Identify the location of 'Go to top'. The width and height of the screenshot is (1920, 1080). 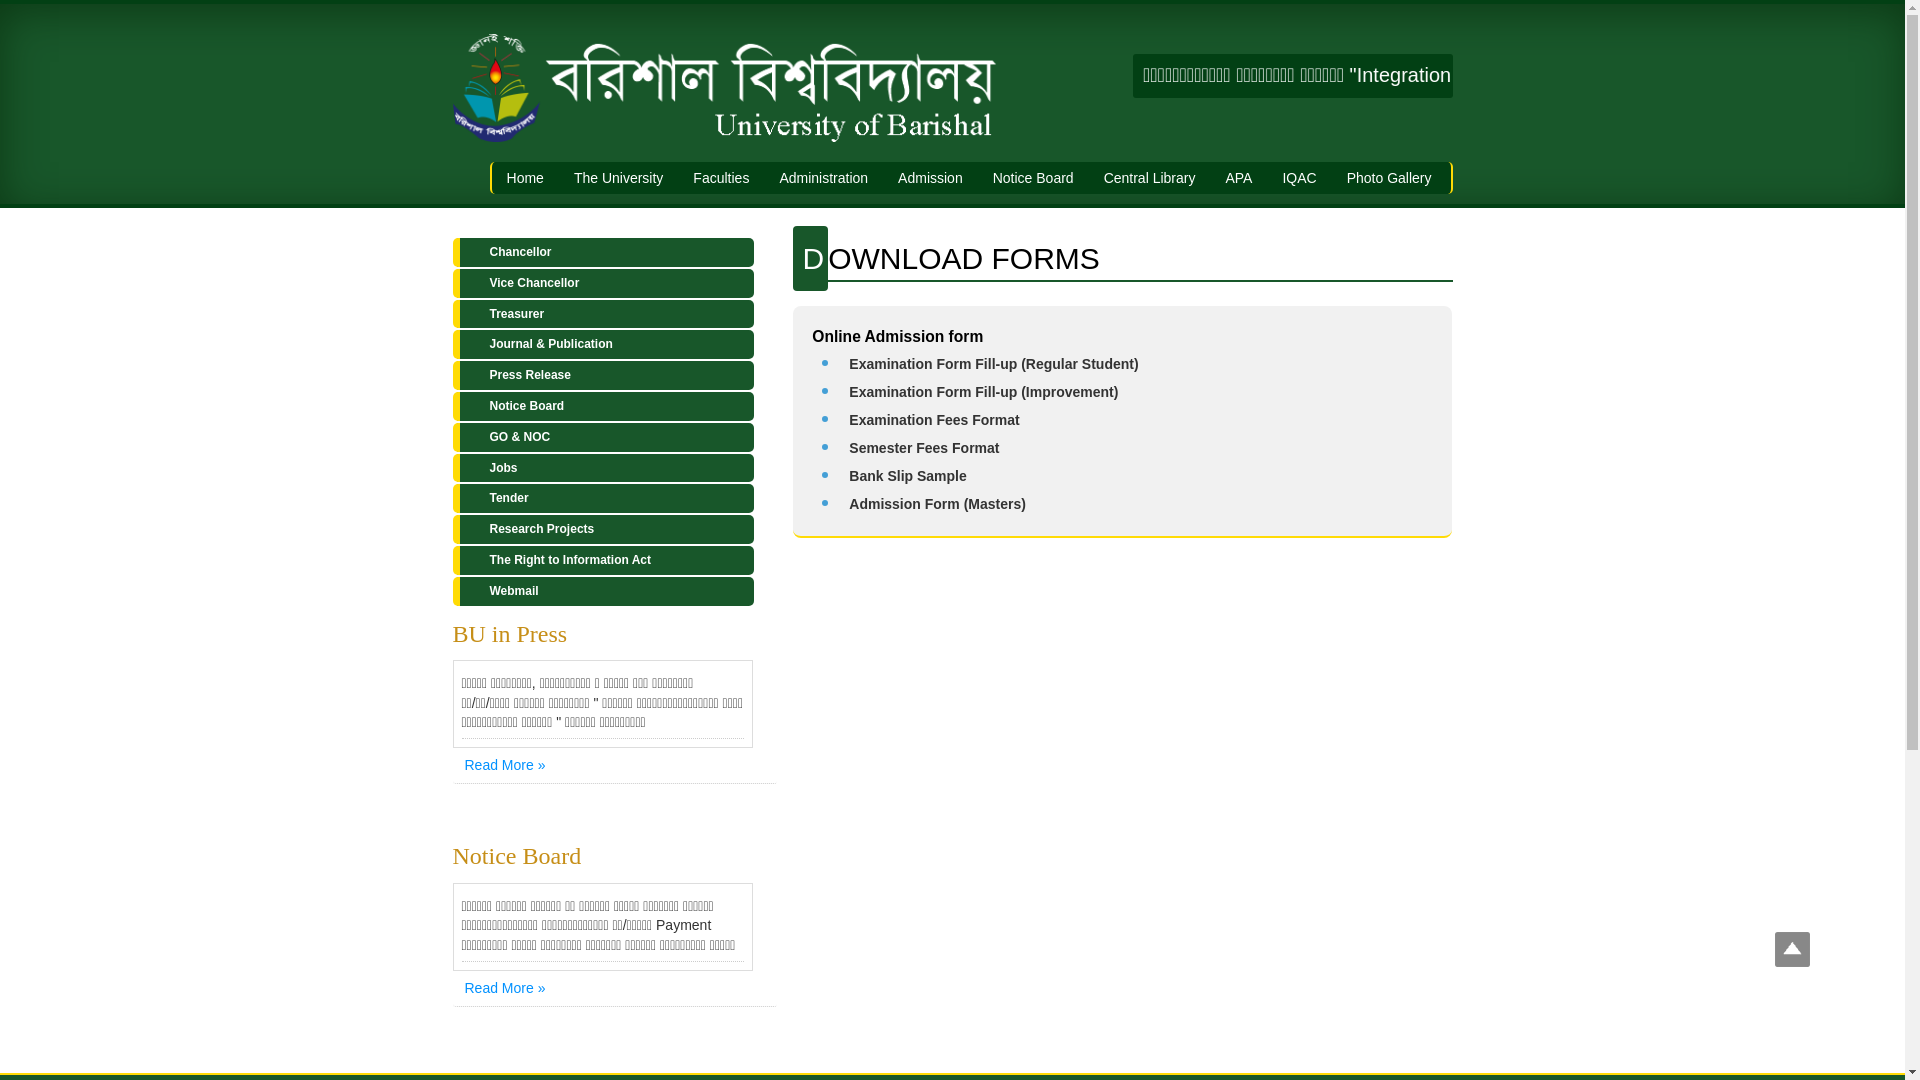
(1792, 951).